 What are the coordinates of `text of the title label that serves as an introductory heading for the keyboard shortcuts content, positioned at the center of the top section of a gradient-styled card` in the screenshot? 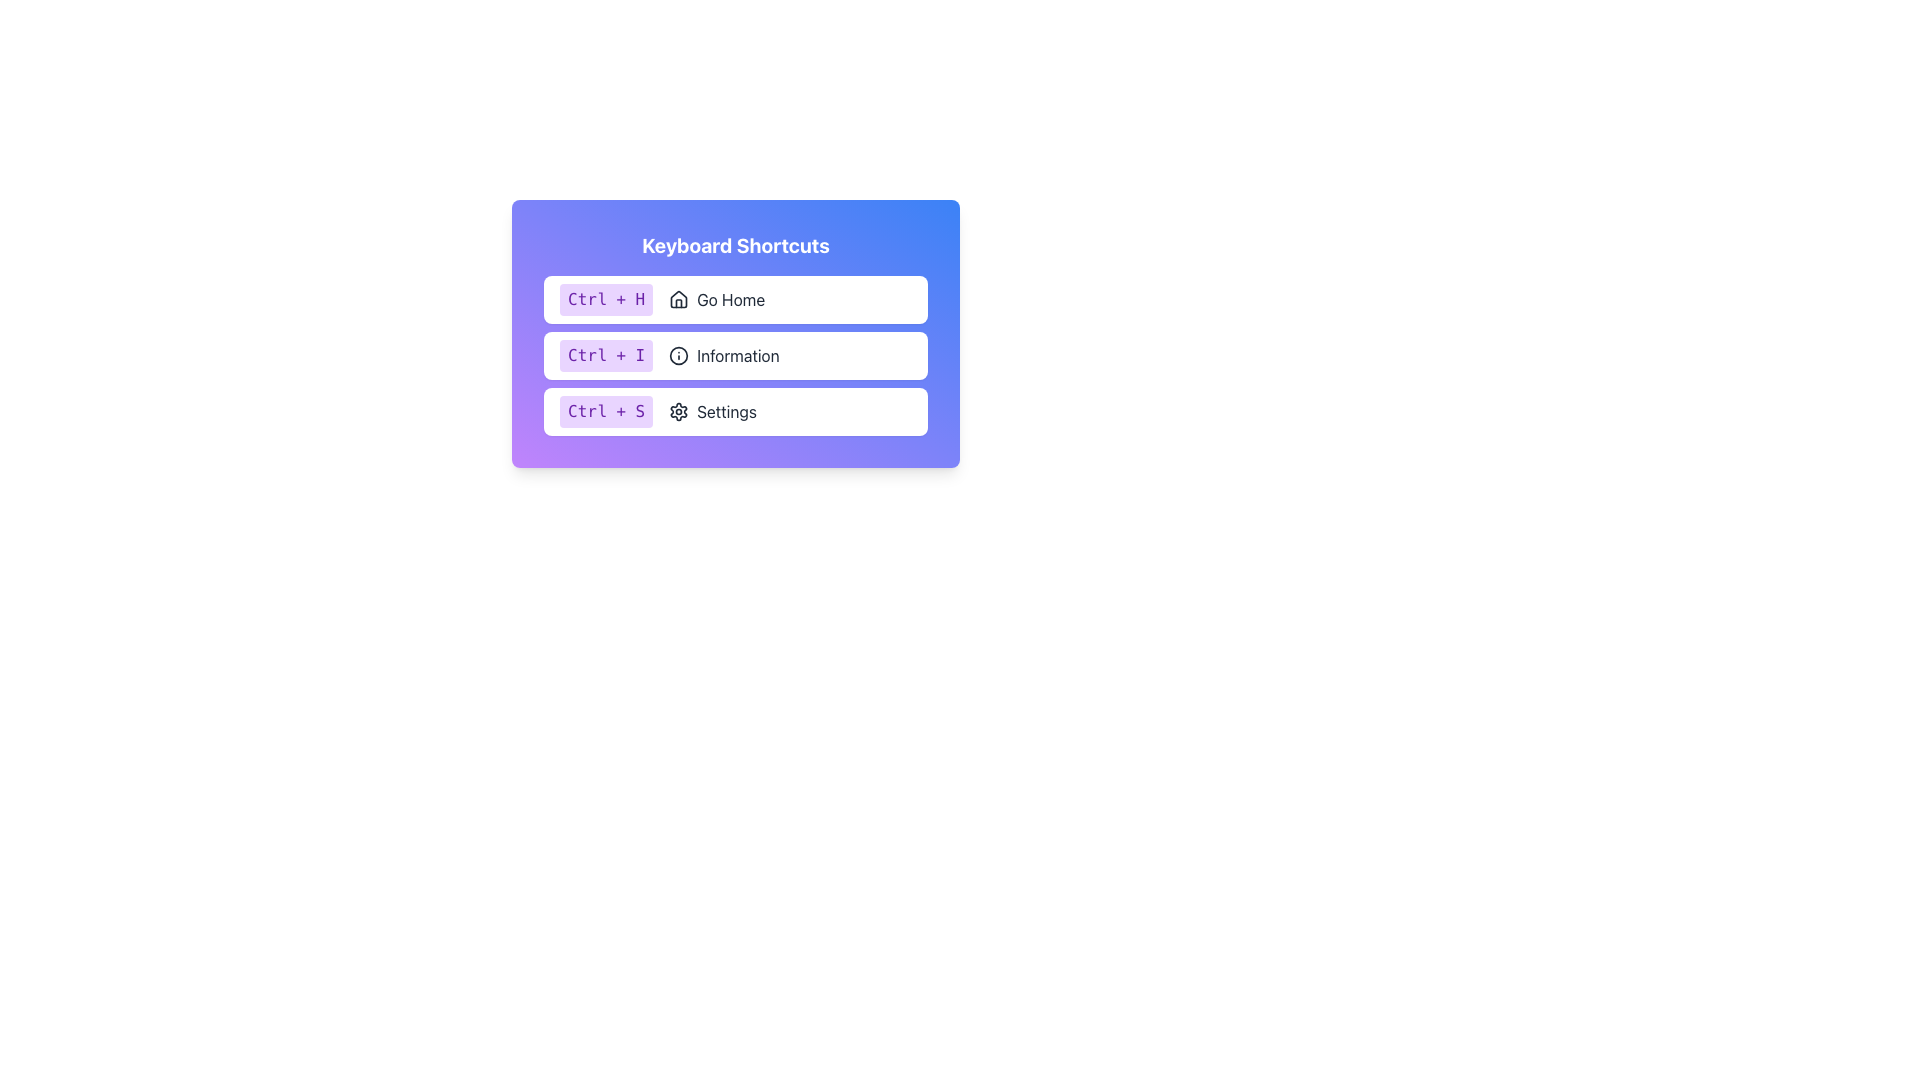 It's located at (734, 245).